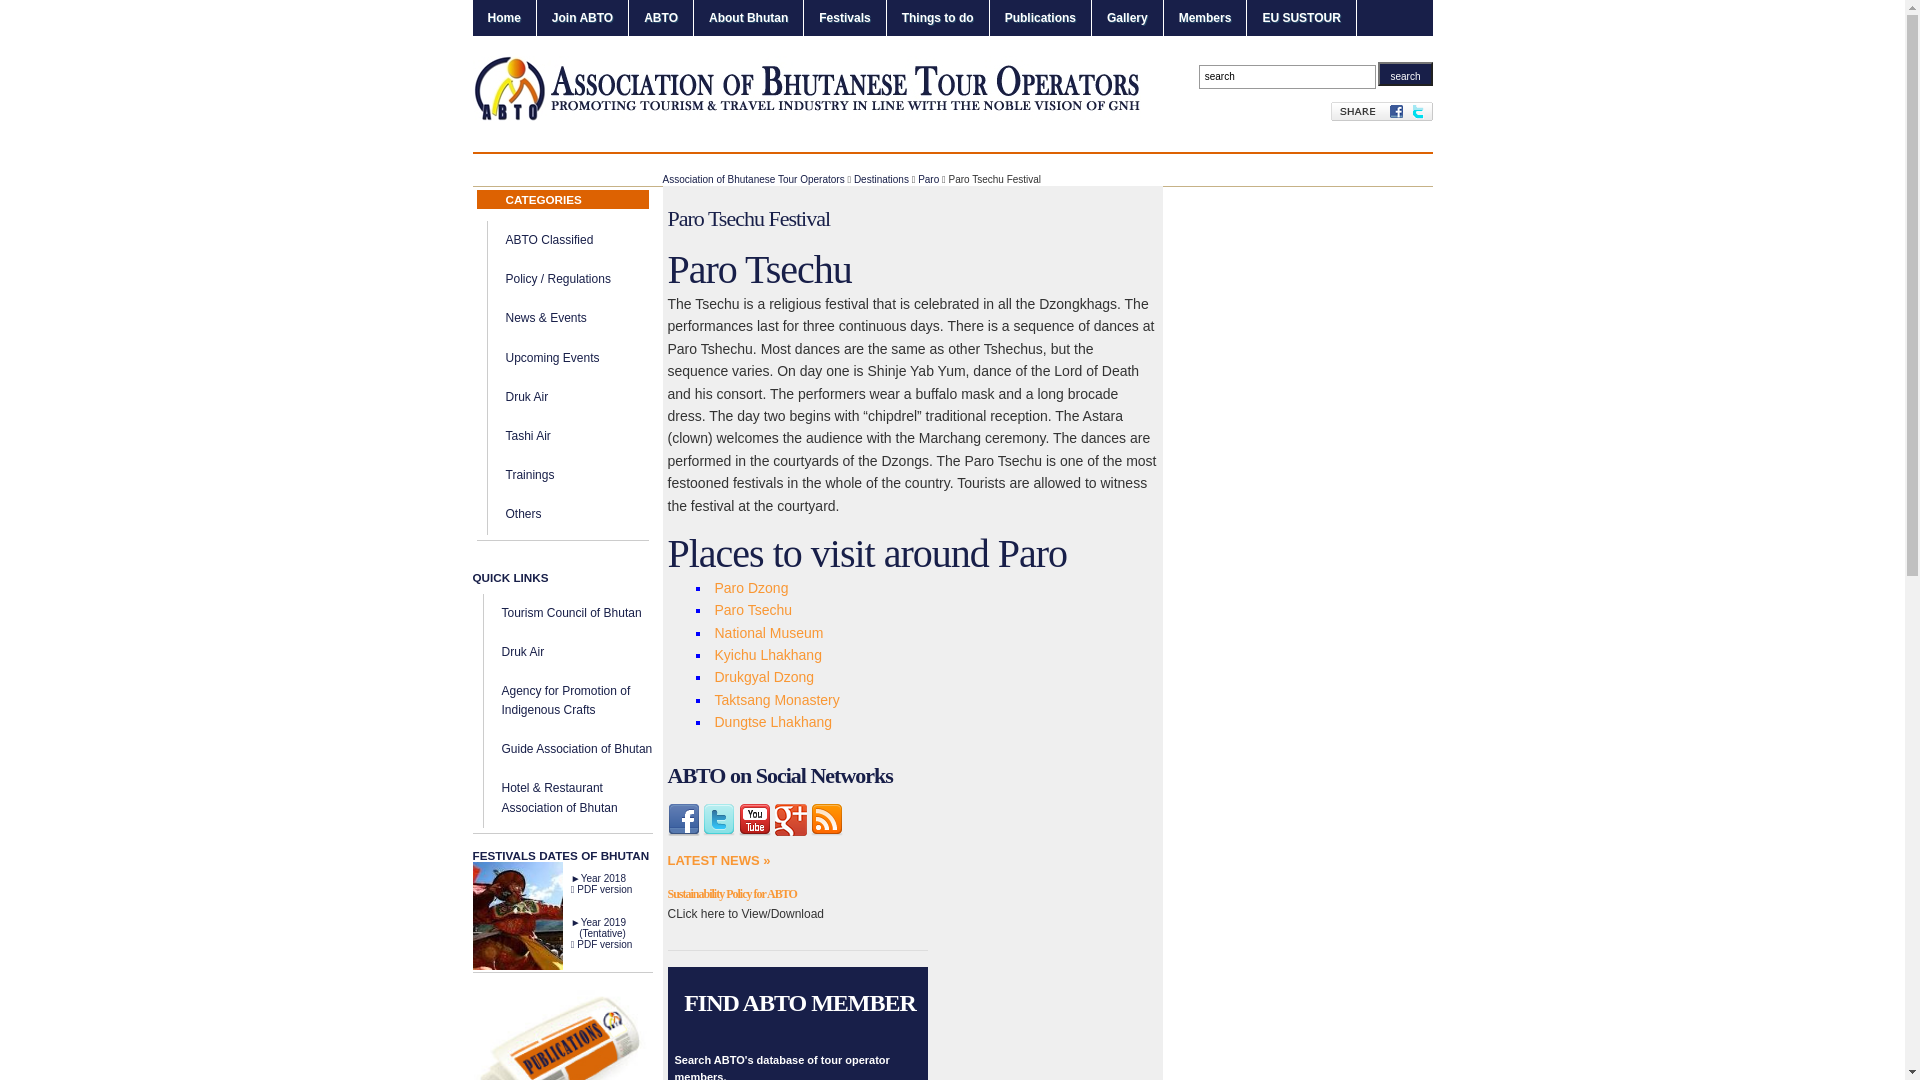  What do you see at coordinates (767, 632) in the screenshot?
I see `'National Museum'` at bounding box center [767, 632].